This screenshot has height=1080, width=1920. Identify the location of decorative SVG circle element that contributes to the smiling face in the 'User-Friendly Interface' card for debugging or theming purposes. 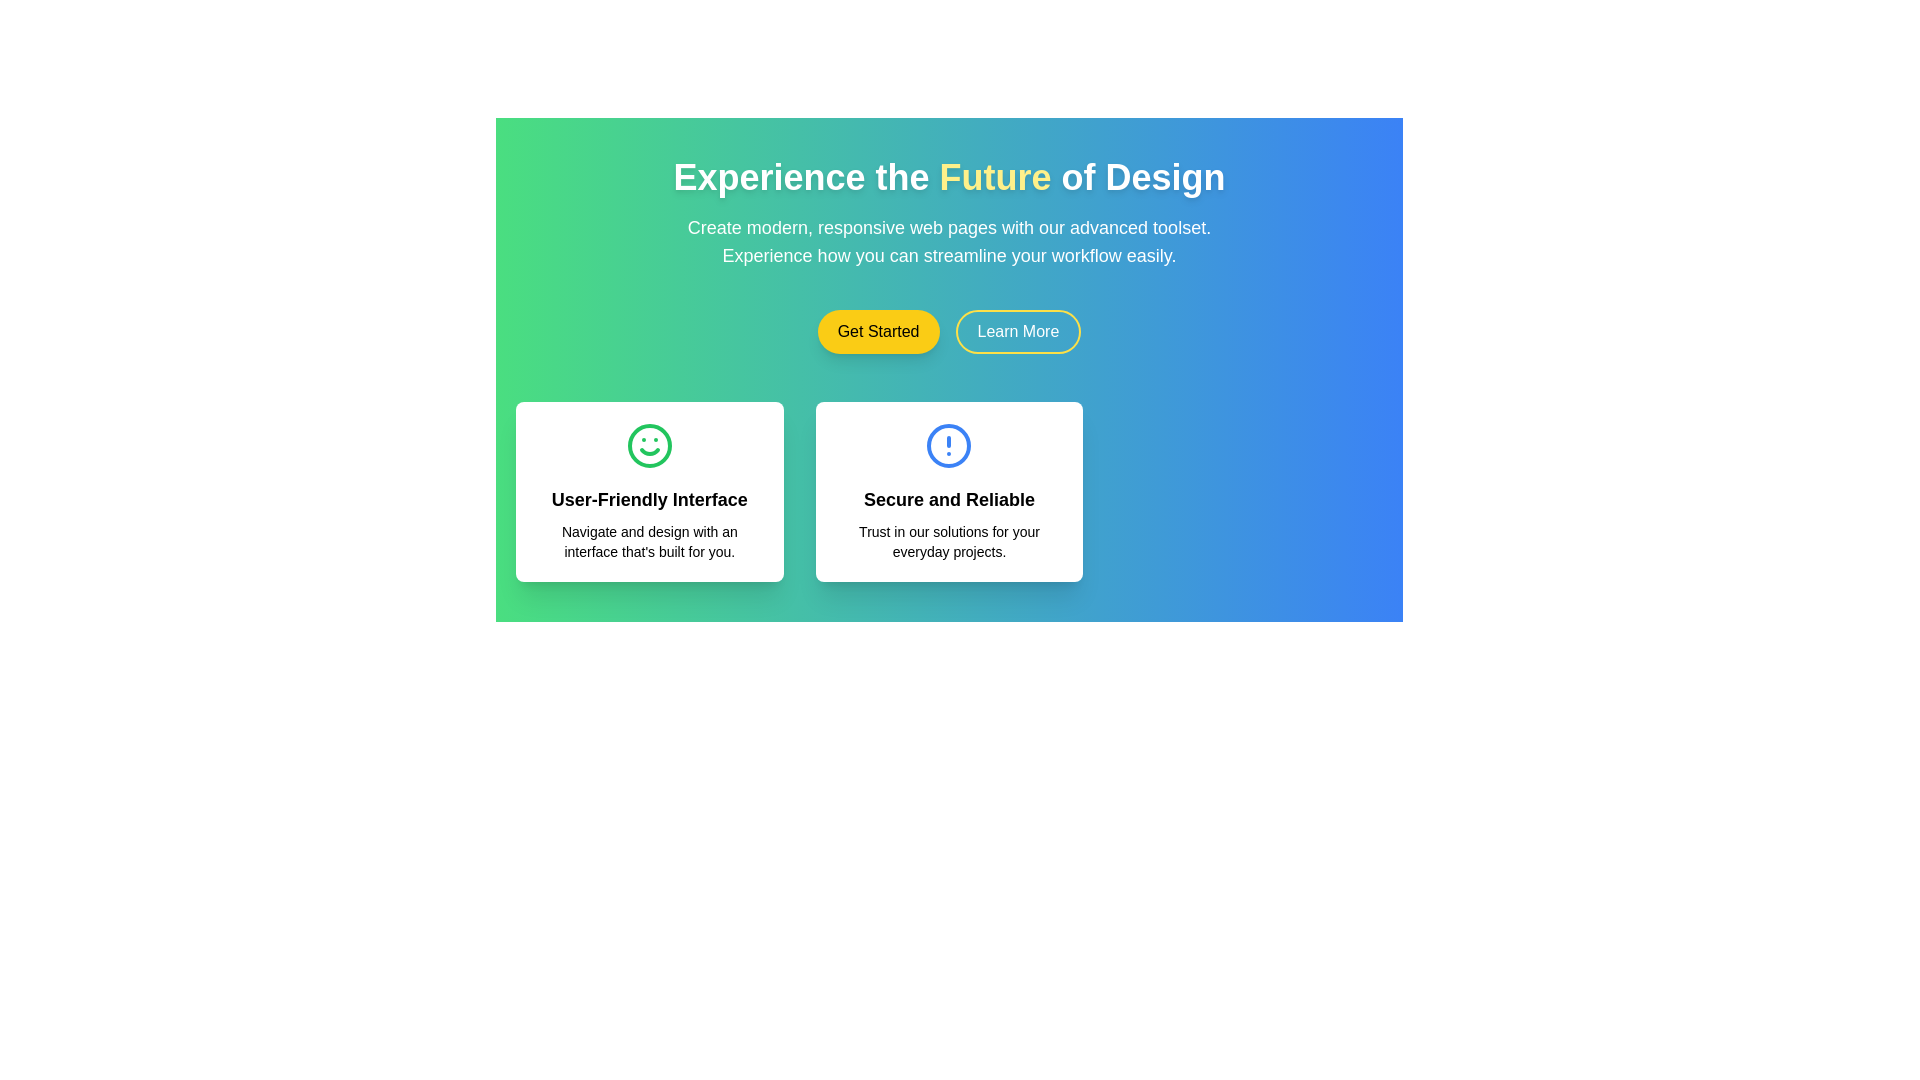
(649, 445).